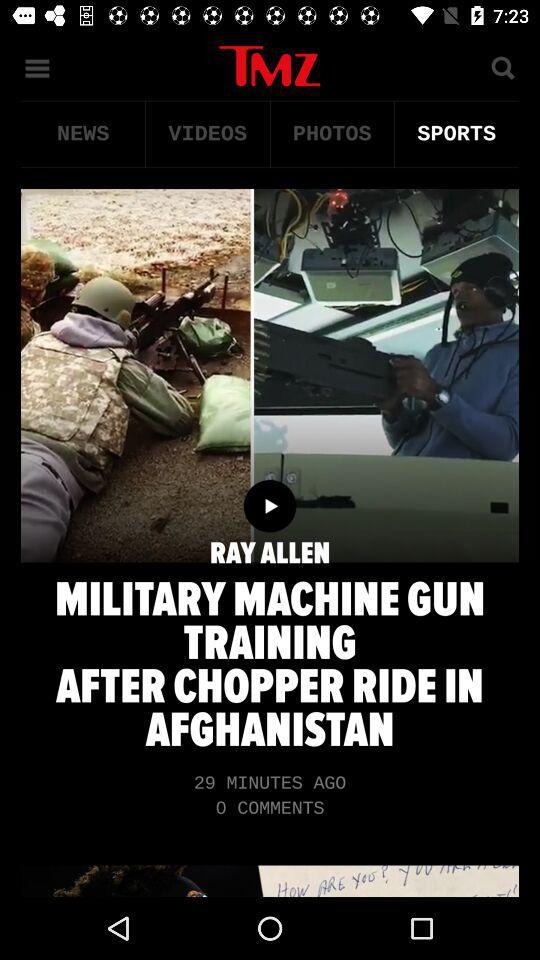 This screenshot has width=540, height=960. I want to click on the search icon, so click(501, 66).